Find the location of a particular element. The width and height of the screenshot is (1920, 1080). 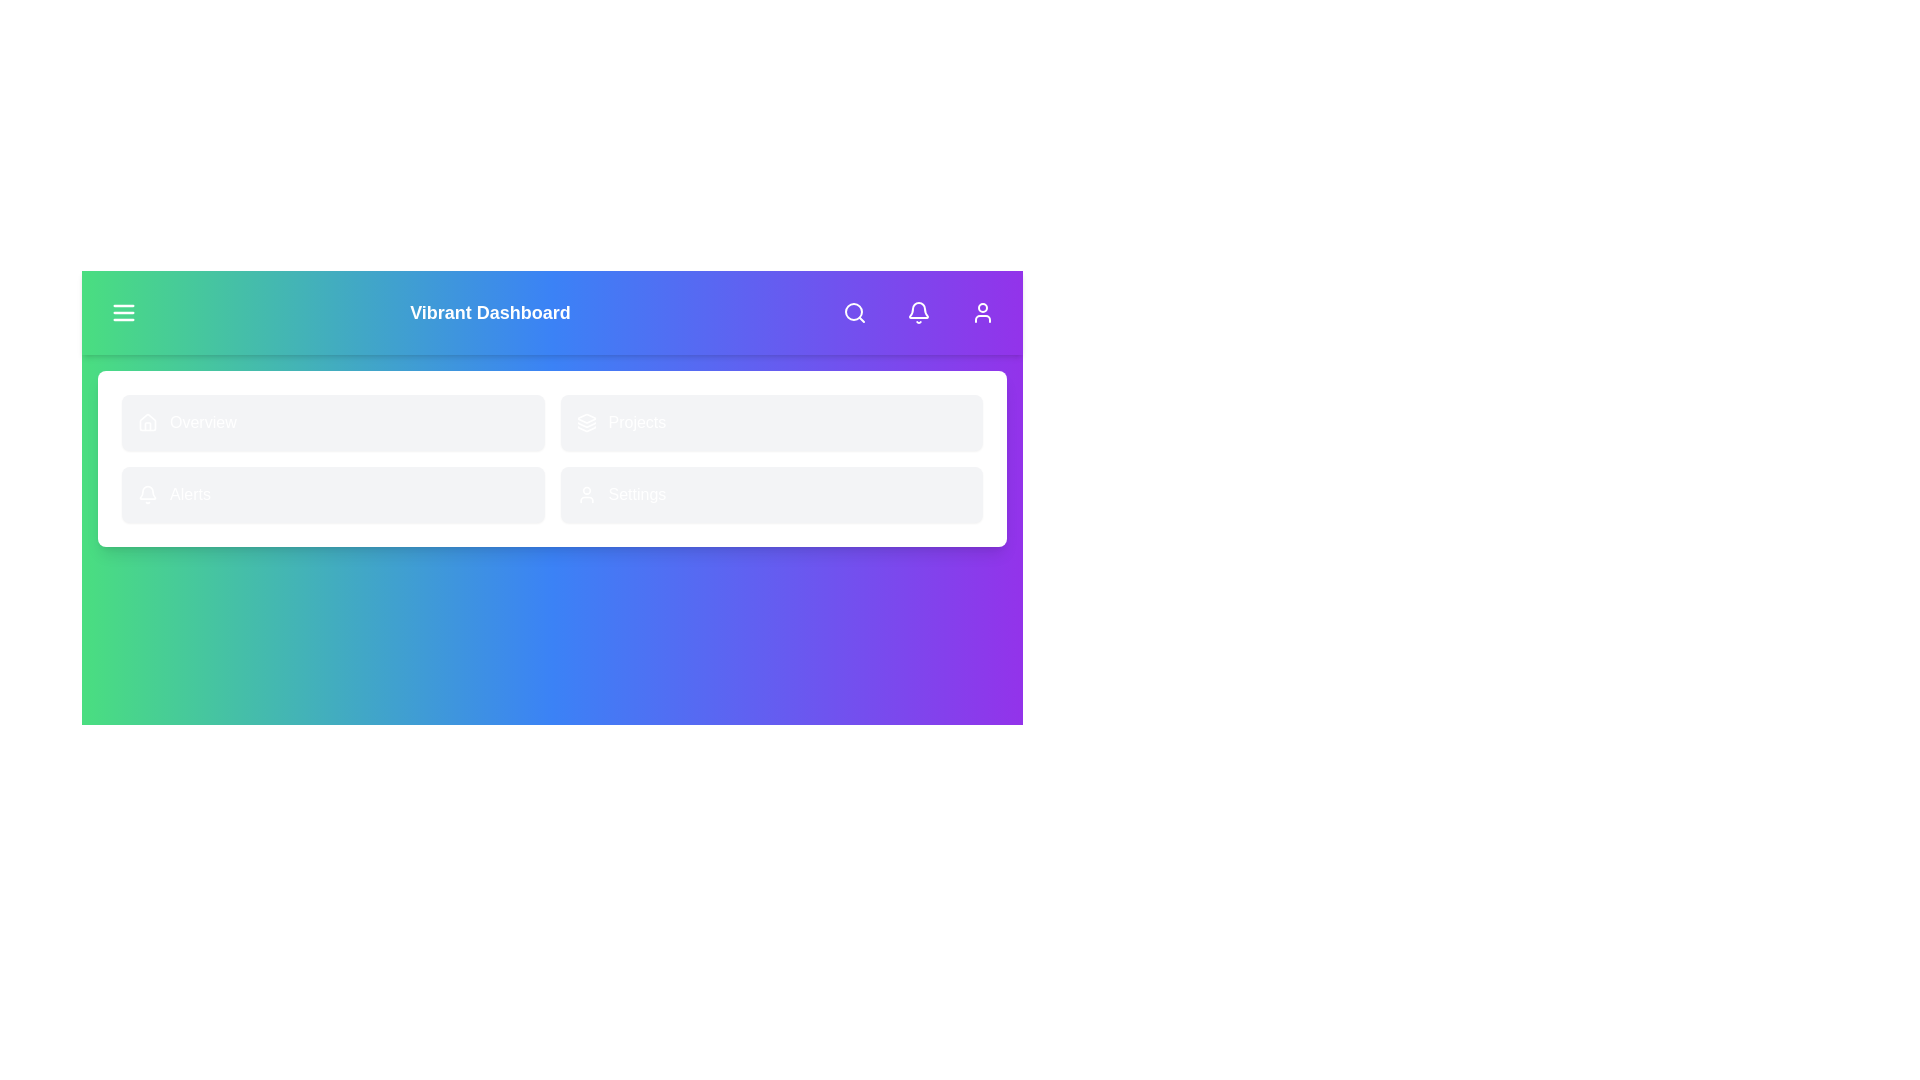

User Profile button at the top right is located at coordinates (983, 312).